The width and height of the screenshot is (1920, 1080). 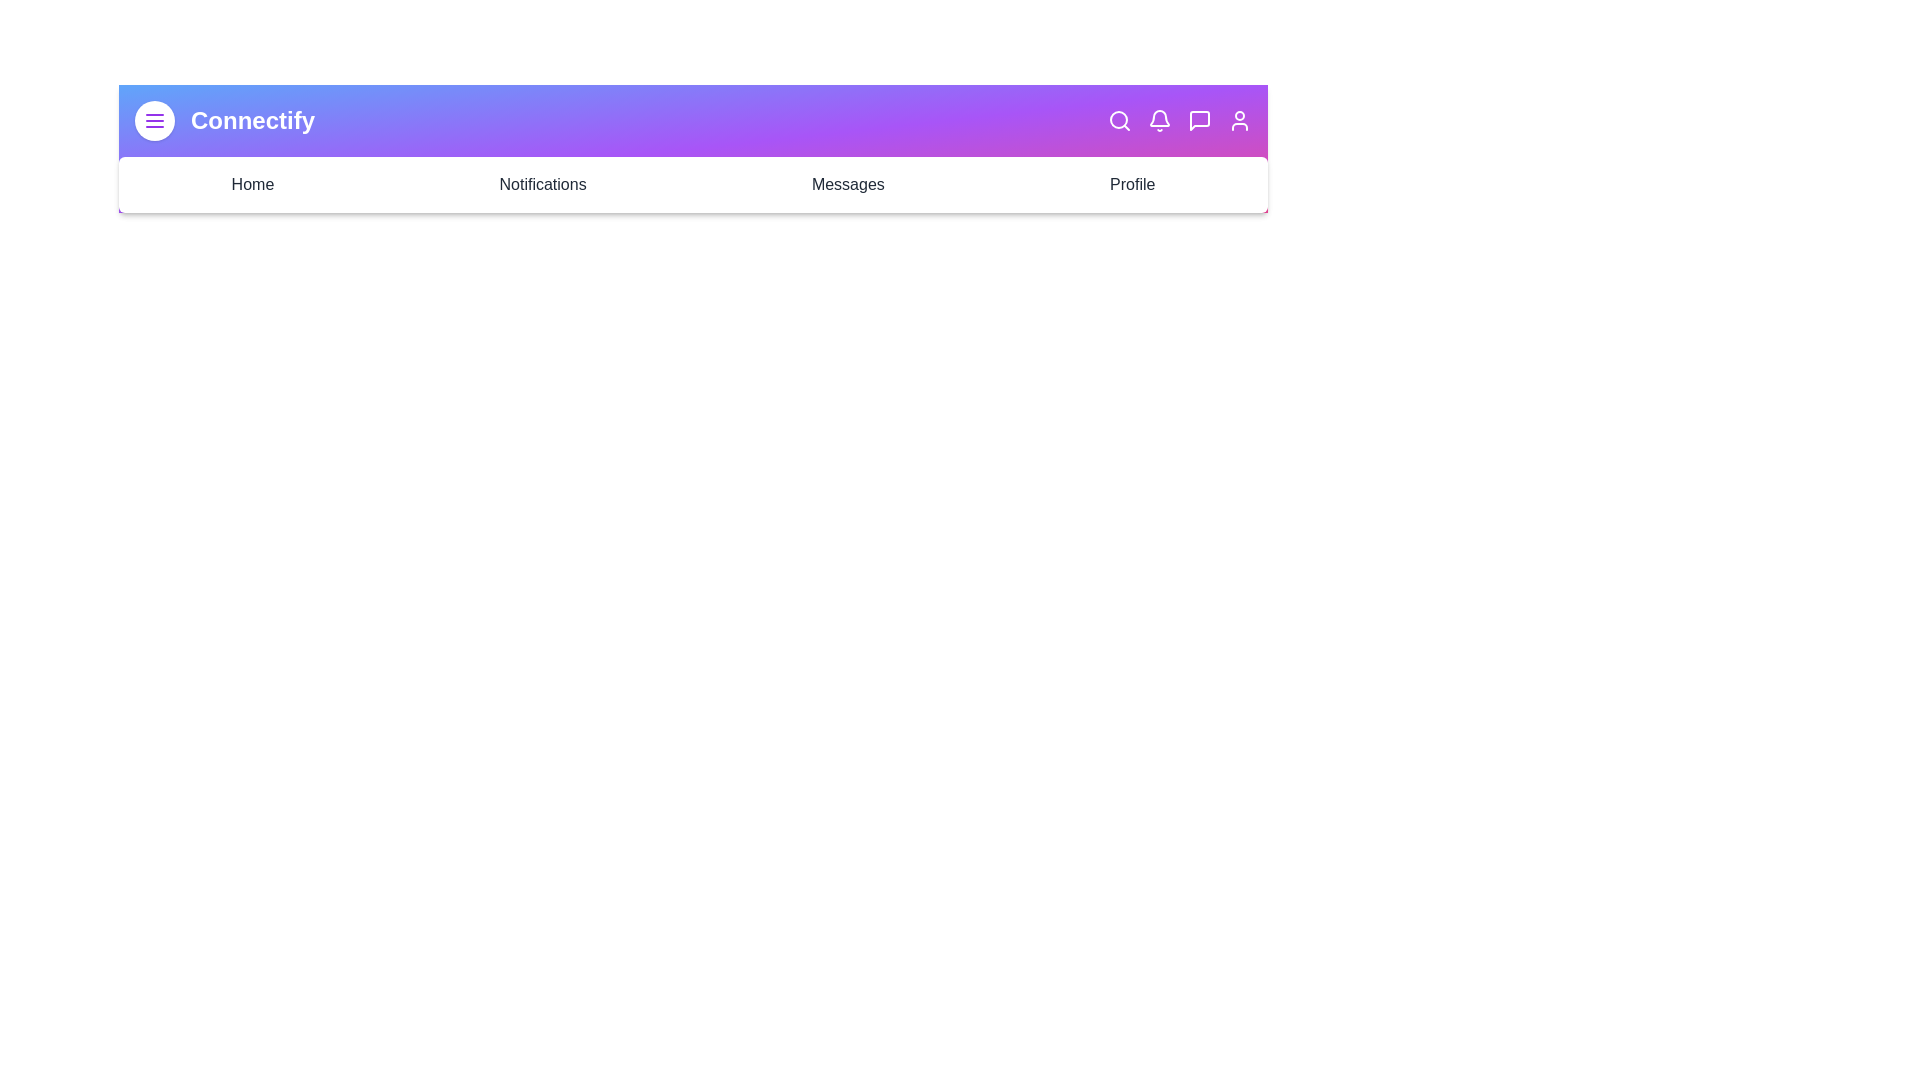 What do you see at coordinates (1118, 120) in the screenshot?
I see `the Search icon in the top-right section` at bounding box center [1118, 120].